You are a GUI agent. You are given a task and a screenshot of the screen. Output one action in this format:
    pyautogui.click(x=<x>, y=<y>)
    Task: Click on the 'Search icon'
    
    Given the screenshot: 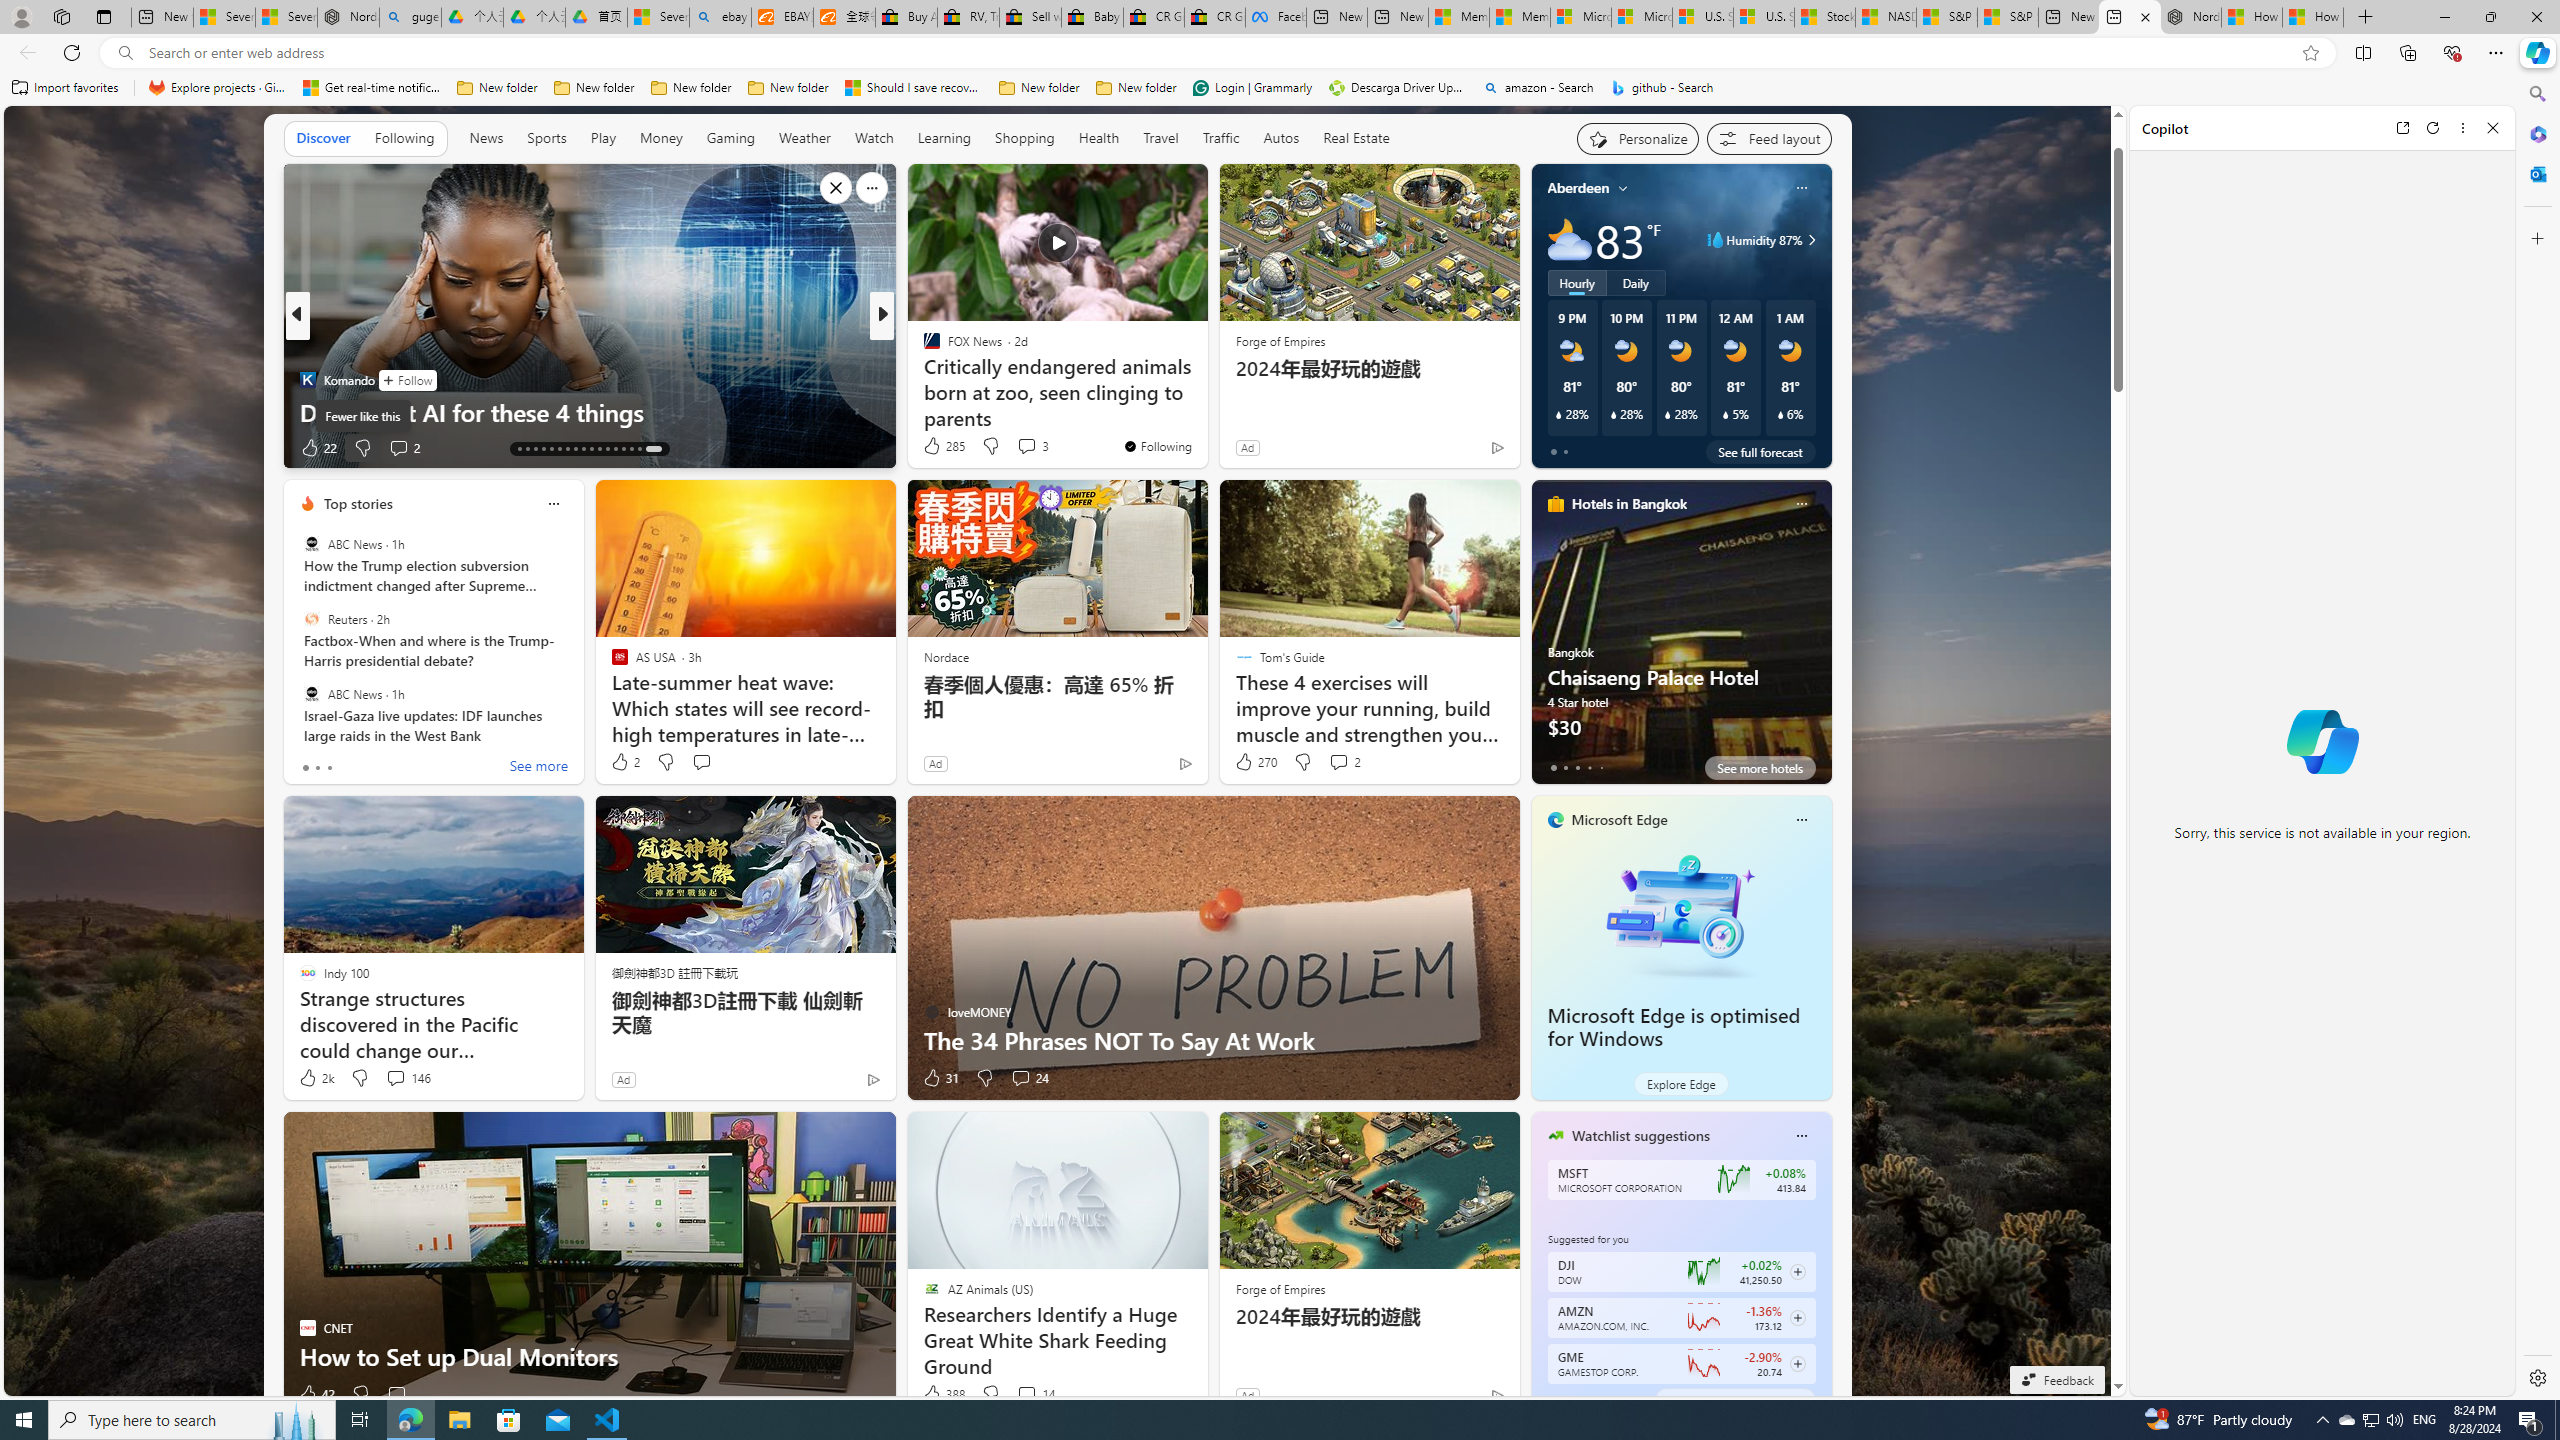 What is the action you would take?
    pyautogui.click(x=125, y=53)
    